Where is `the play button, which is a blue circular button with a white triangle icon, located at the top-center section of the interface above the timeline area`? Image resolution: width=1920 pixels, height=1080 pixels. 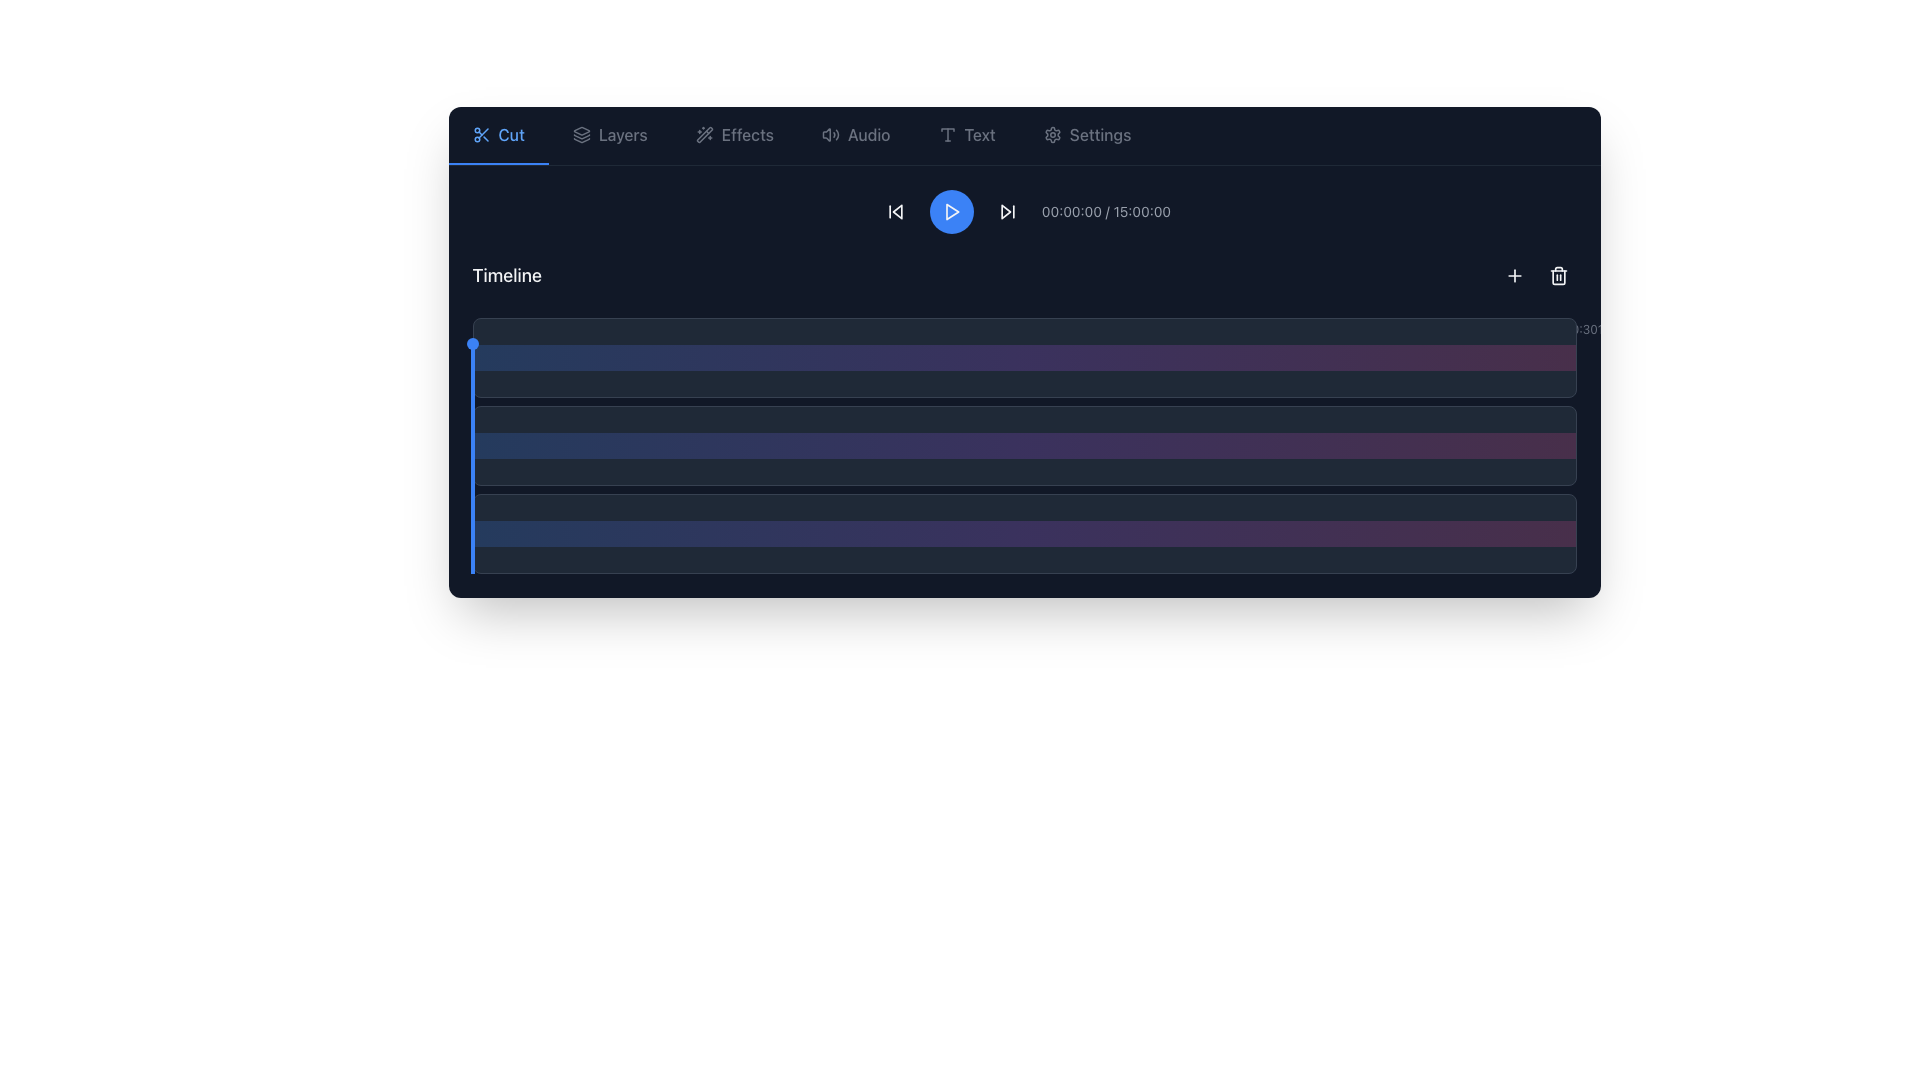
the play button, which is a blue circular button with a white triangle icon, located at the top-center section of the interface above the timeline area is located at coordinates (950, 212).